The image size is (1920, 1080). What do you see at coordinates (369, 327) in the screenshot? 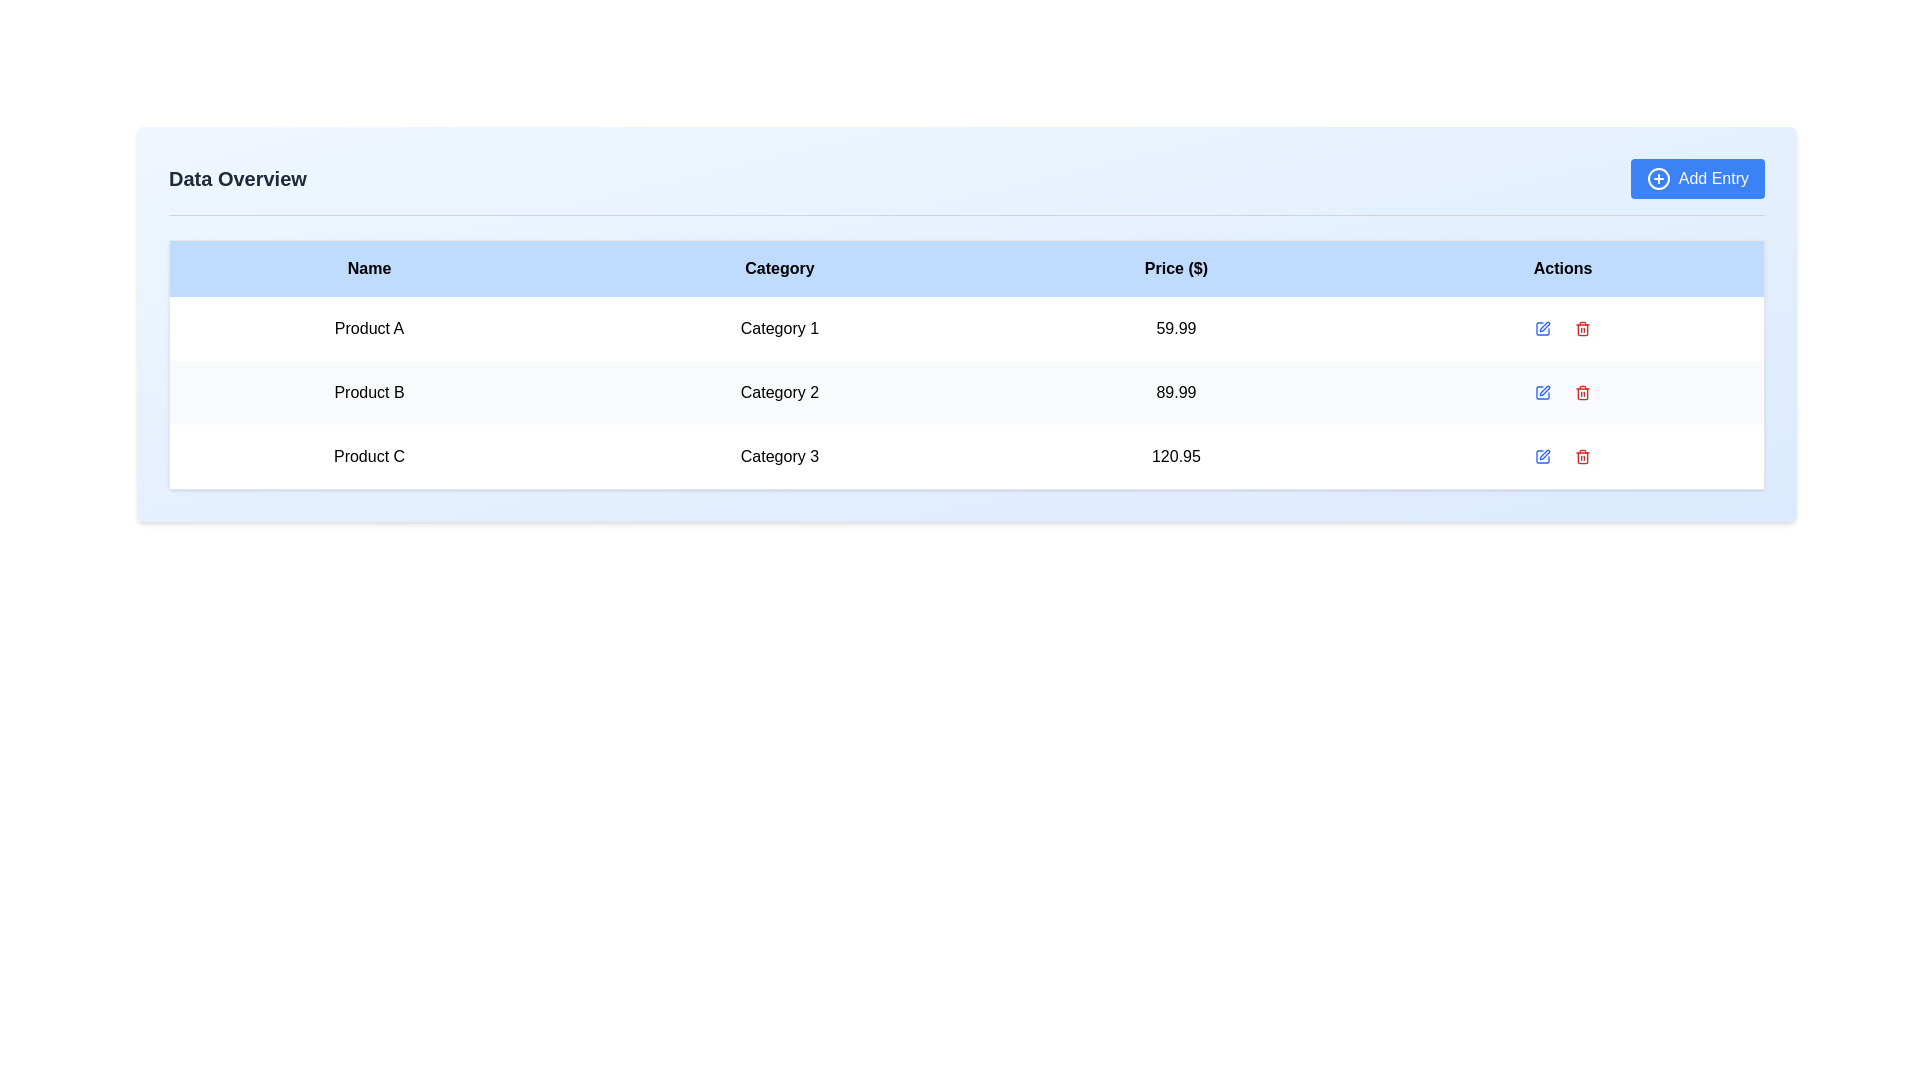
I see `the text label 'Product A' located in the first row of the table under the 'Name' column` at bounding box center [369, 327].